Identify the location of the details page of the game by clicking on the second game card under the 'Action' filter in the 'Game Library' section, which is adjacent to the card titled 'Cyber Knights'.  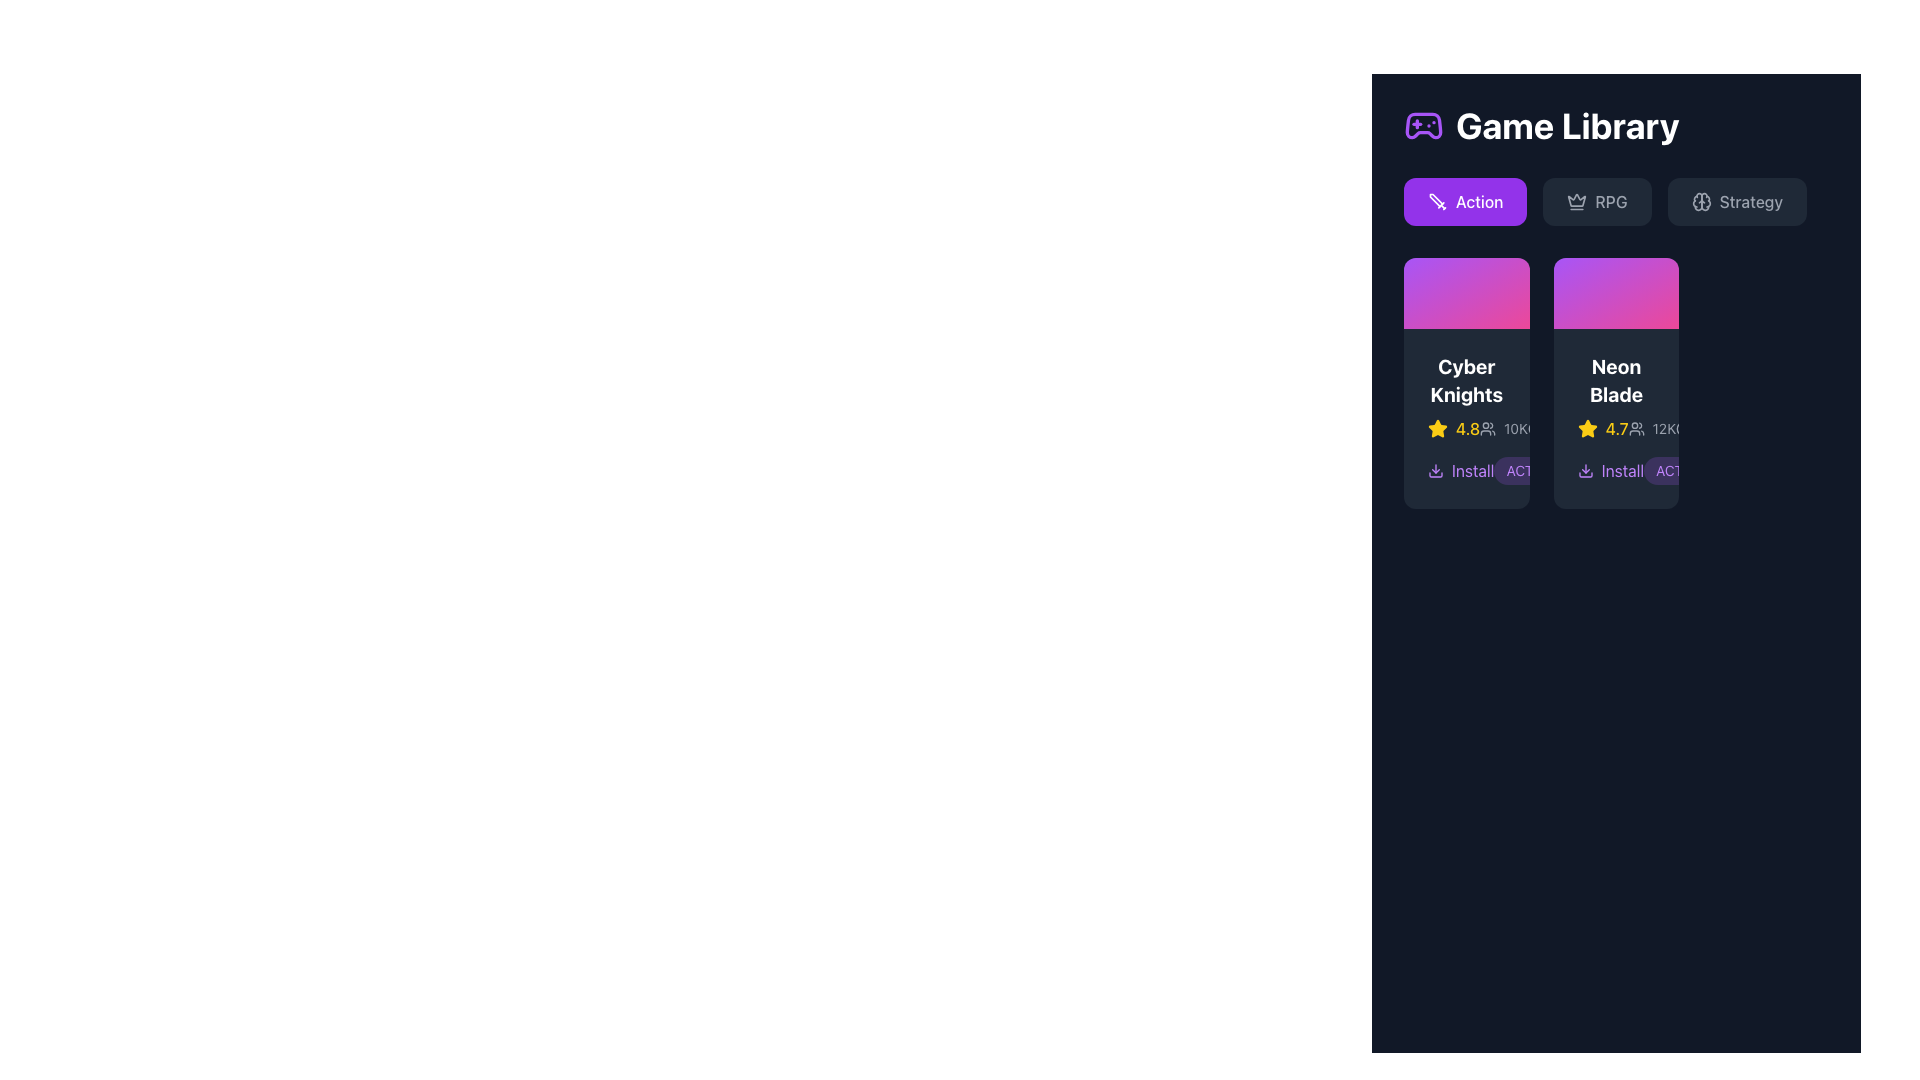
(1616, 417).